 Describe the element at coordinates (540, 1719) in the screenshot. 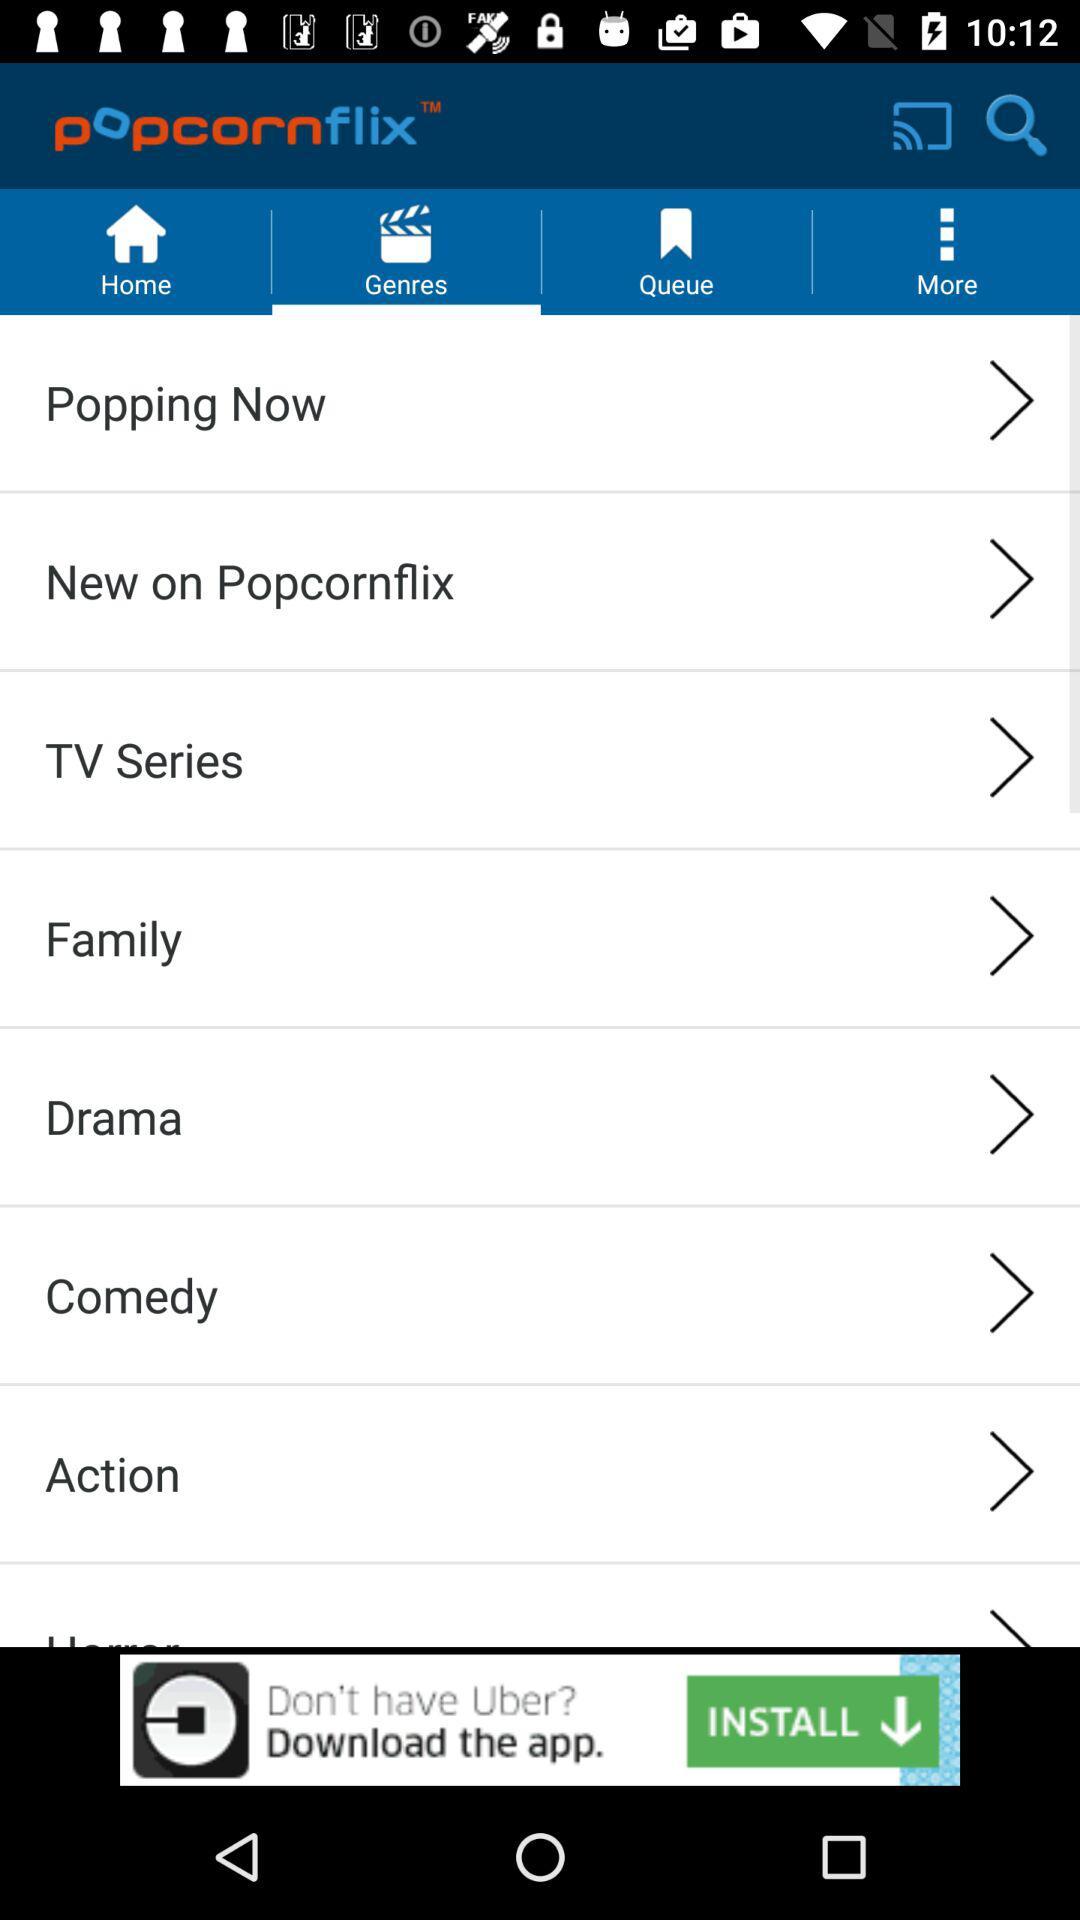

I see `advertisement banner` at that location.